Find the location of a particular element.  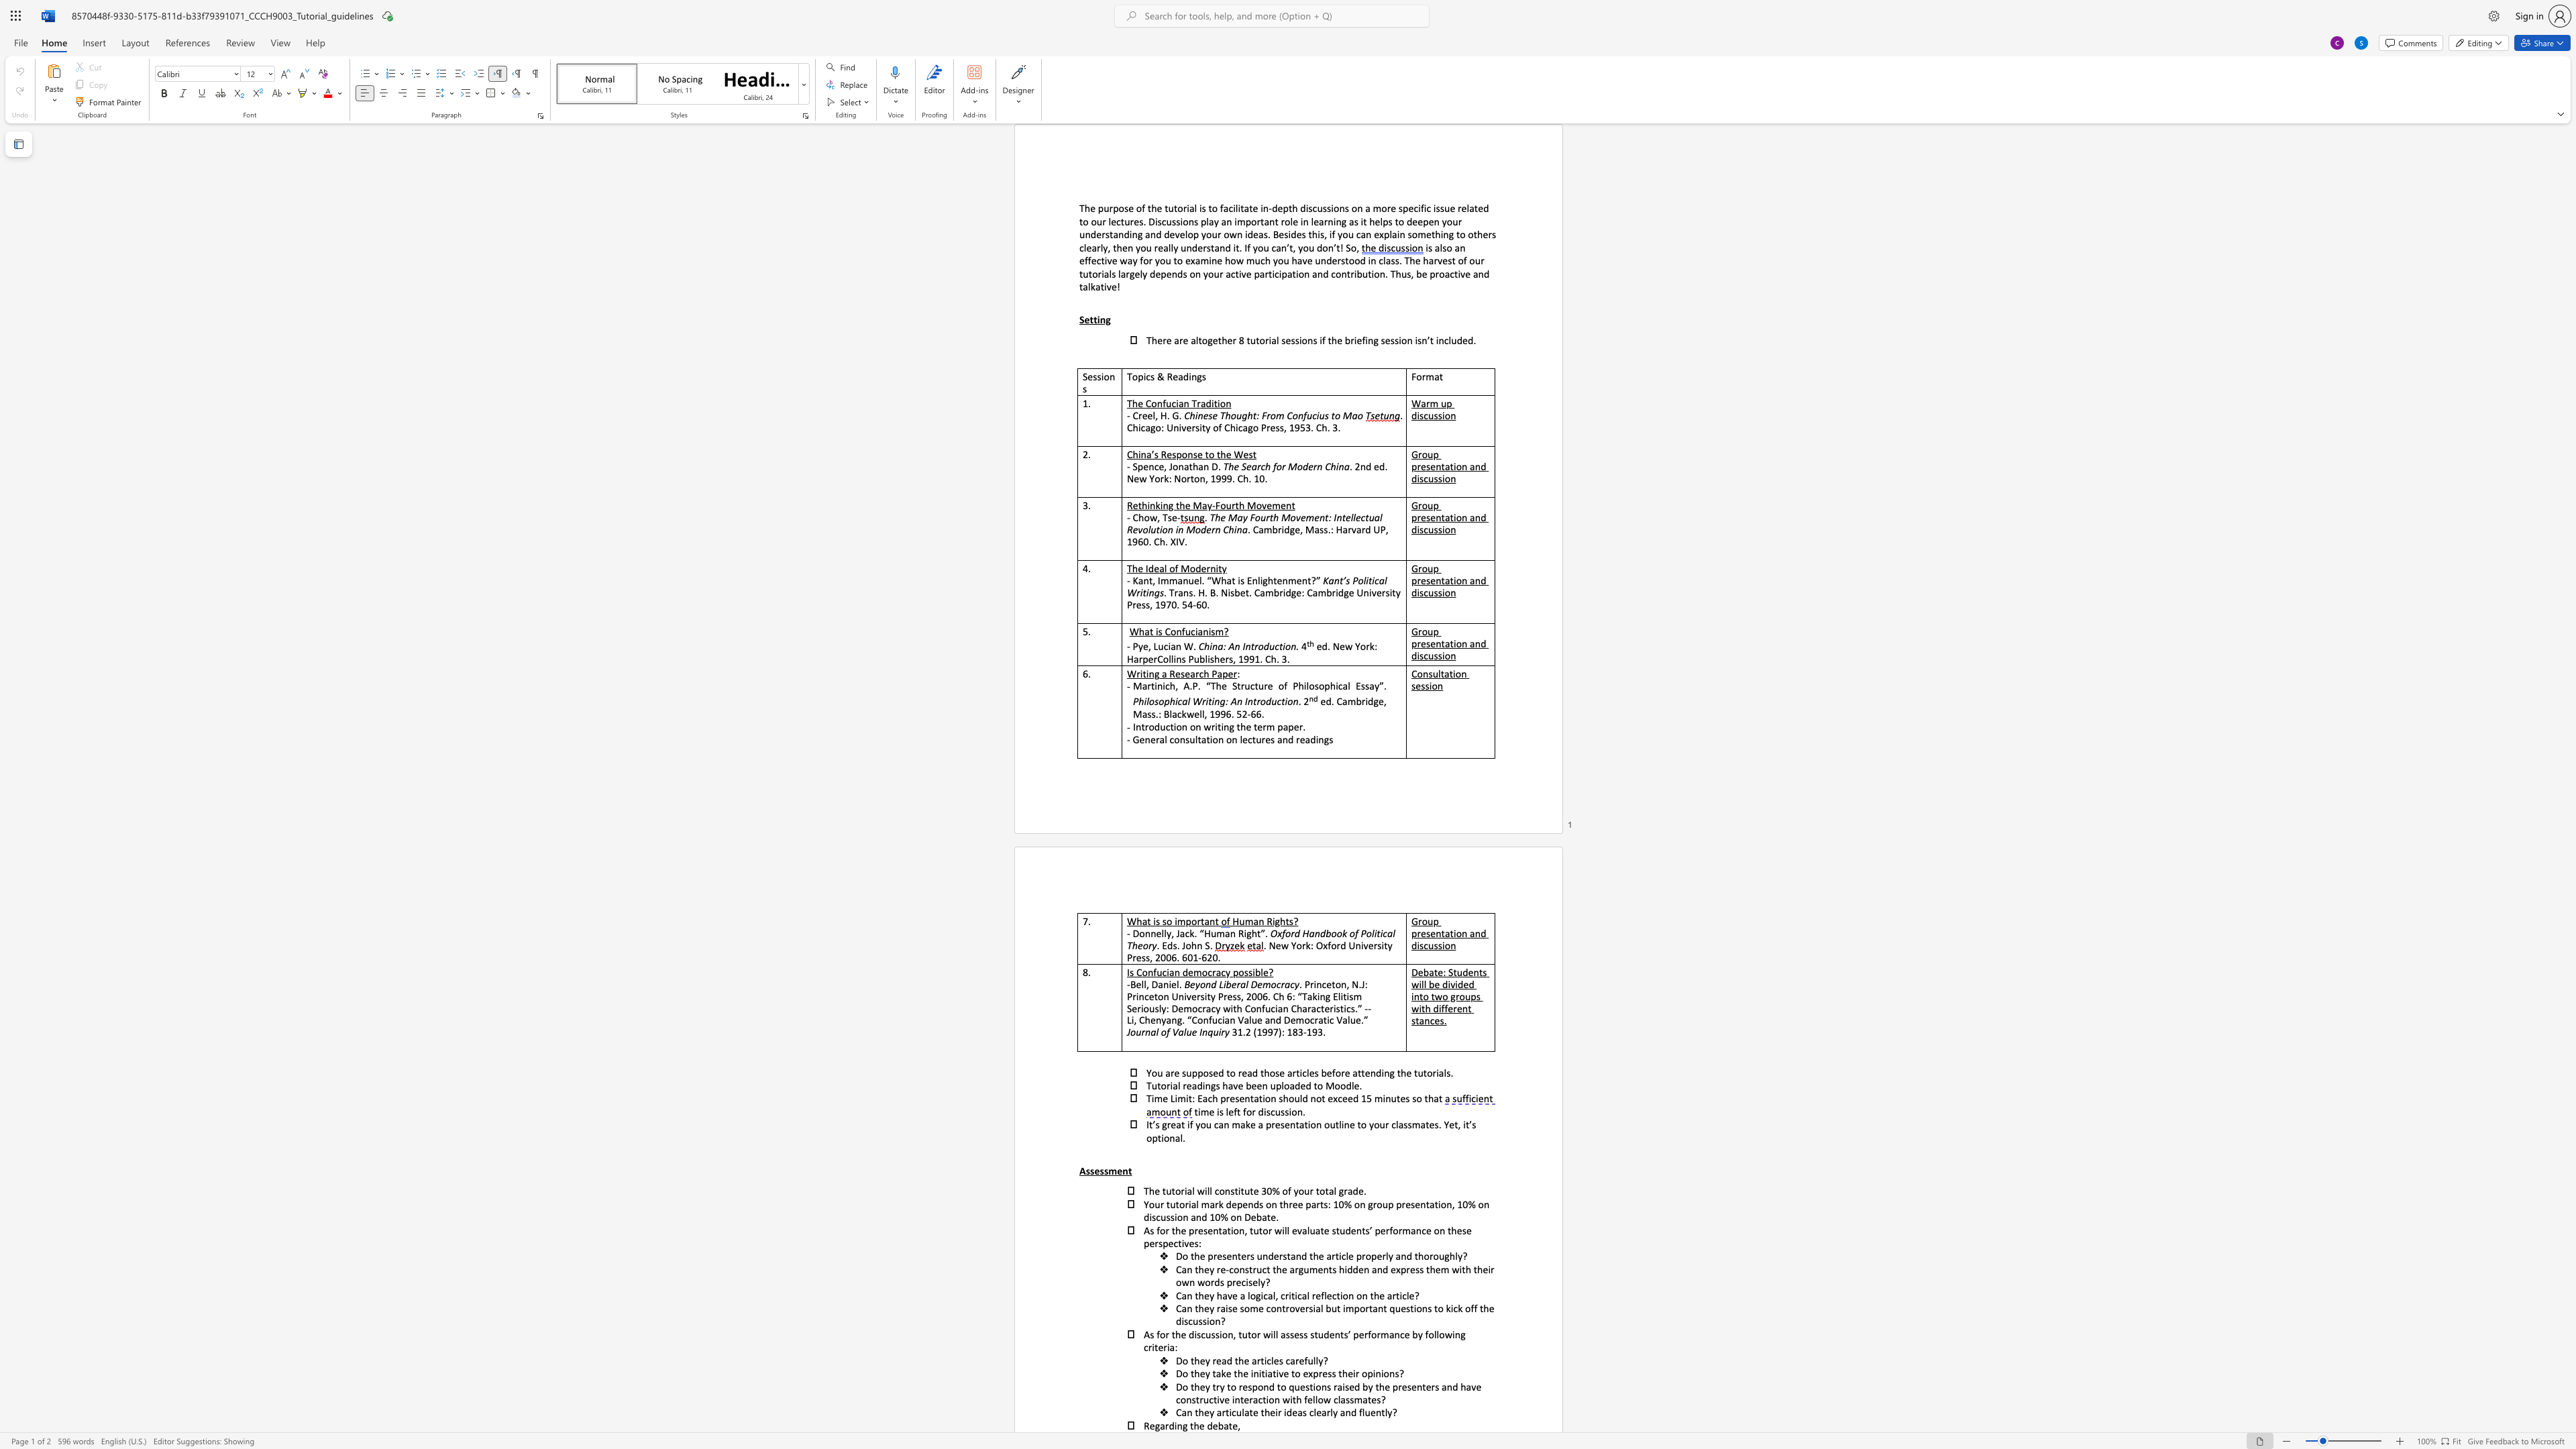

the subset text "ba" within the text "the debate," is located at coordinates (1218, 1424).